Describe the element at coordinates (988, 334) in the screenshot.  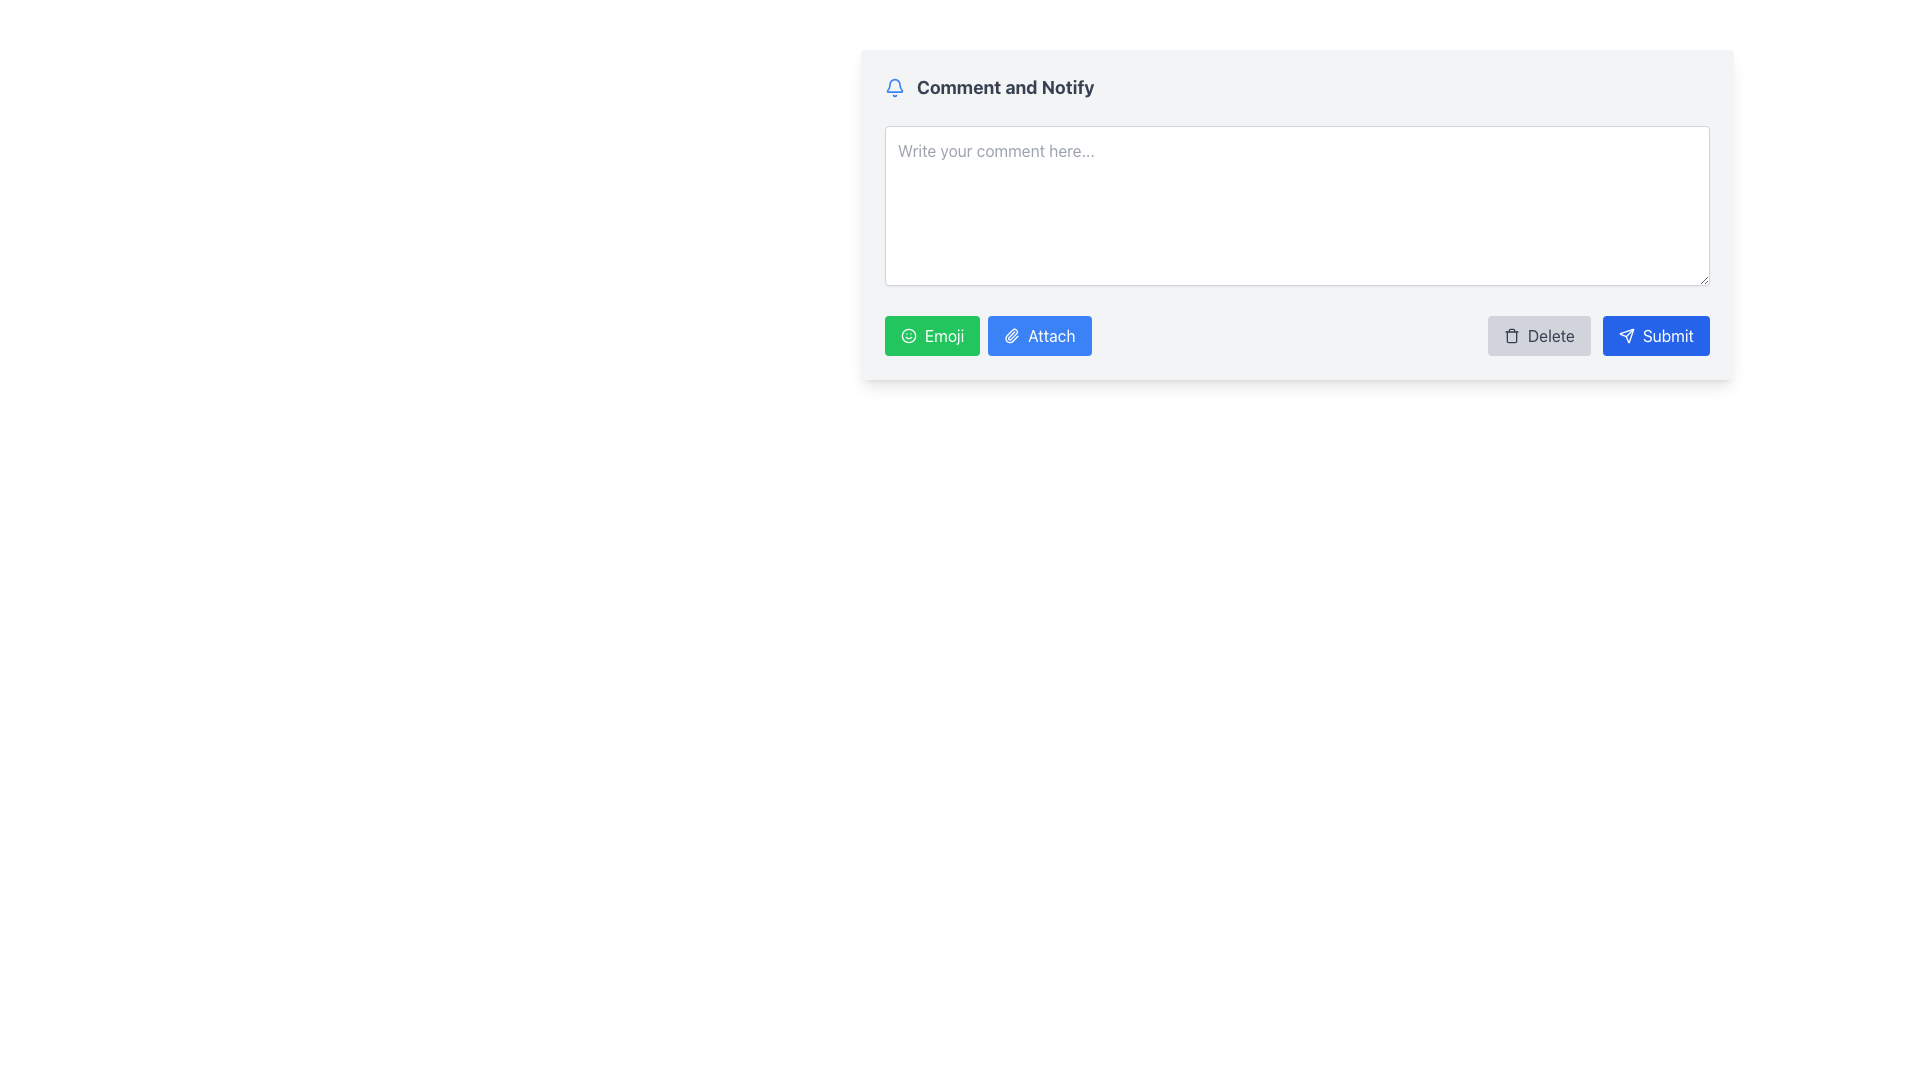
I see `the 'Emoji' button located within the horizontal button group for quick access to emoji selection` at that location.